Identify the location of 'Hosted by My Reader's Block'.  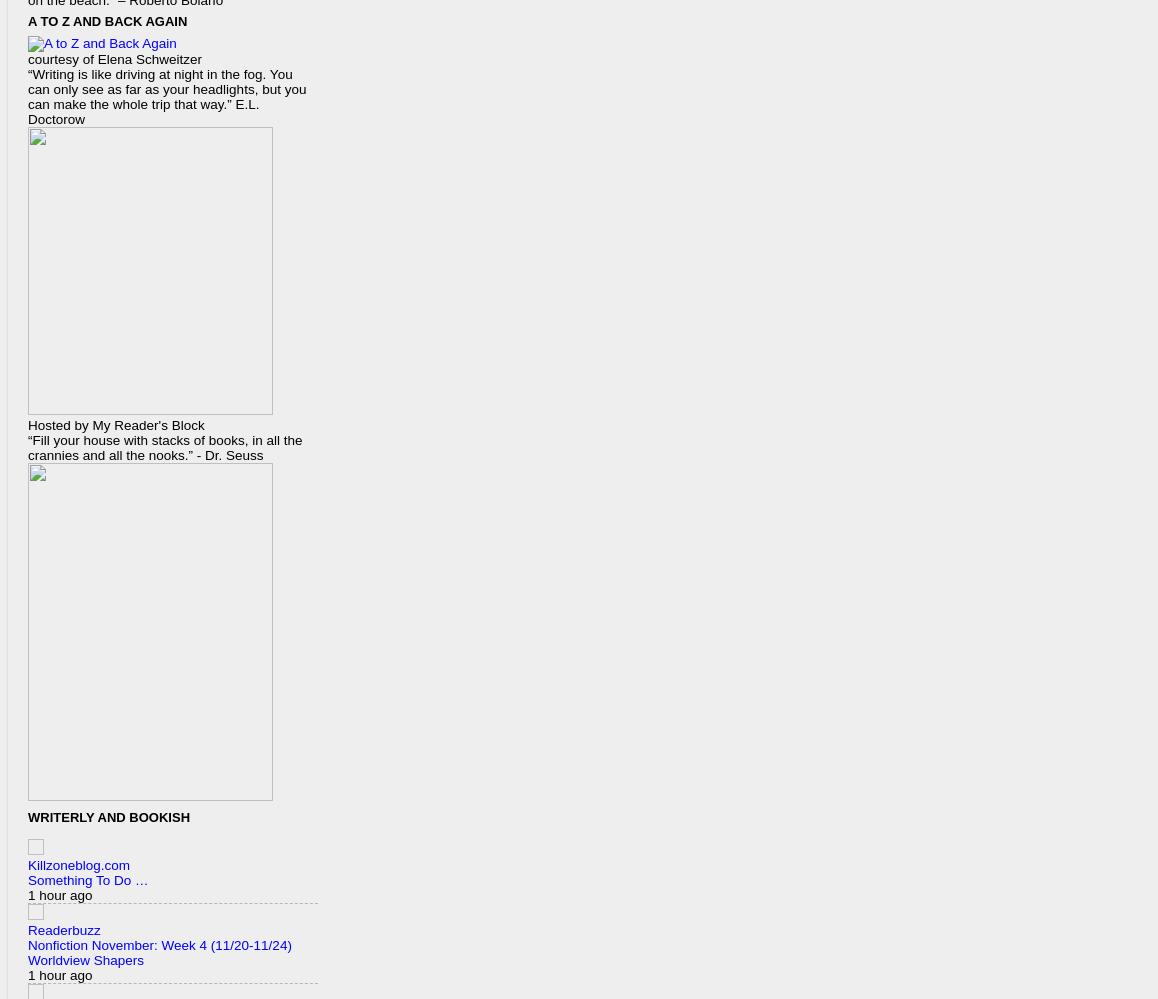
(115, 423).